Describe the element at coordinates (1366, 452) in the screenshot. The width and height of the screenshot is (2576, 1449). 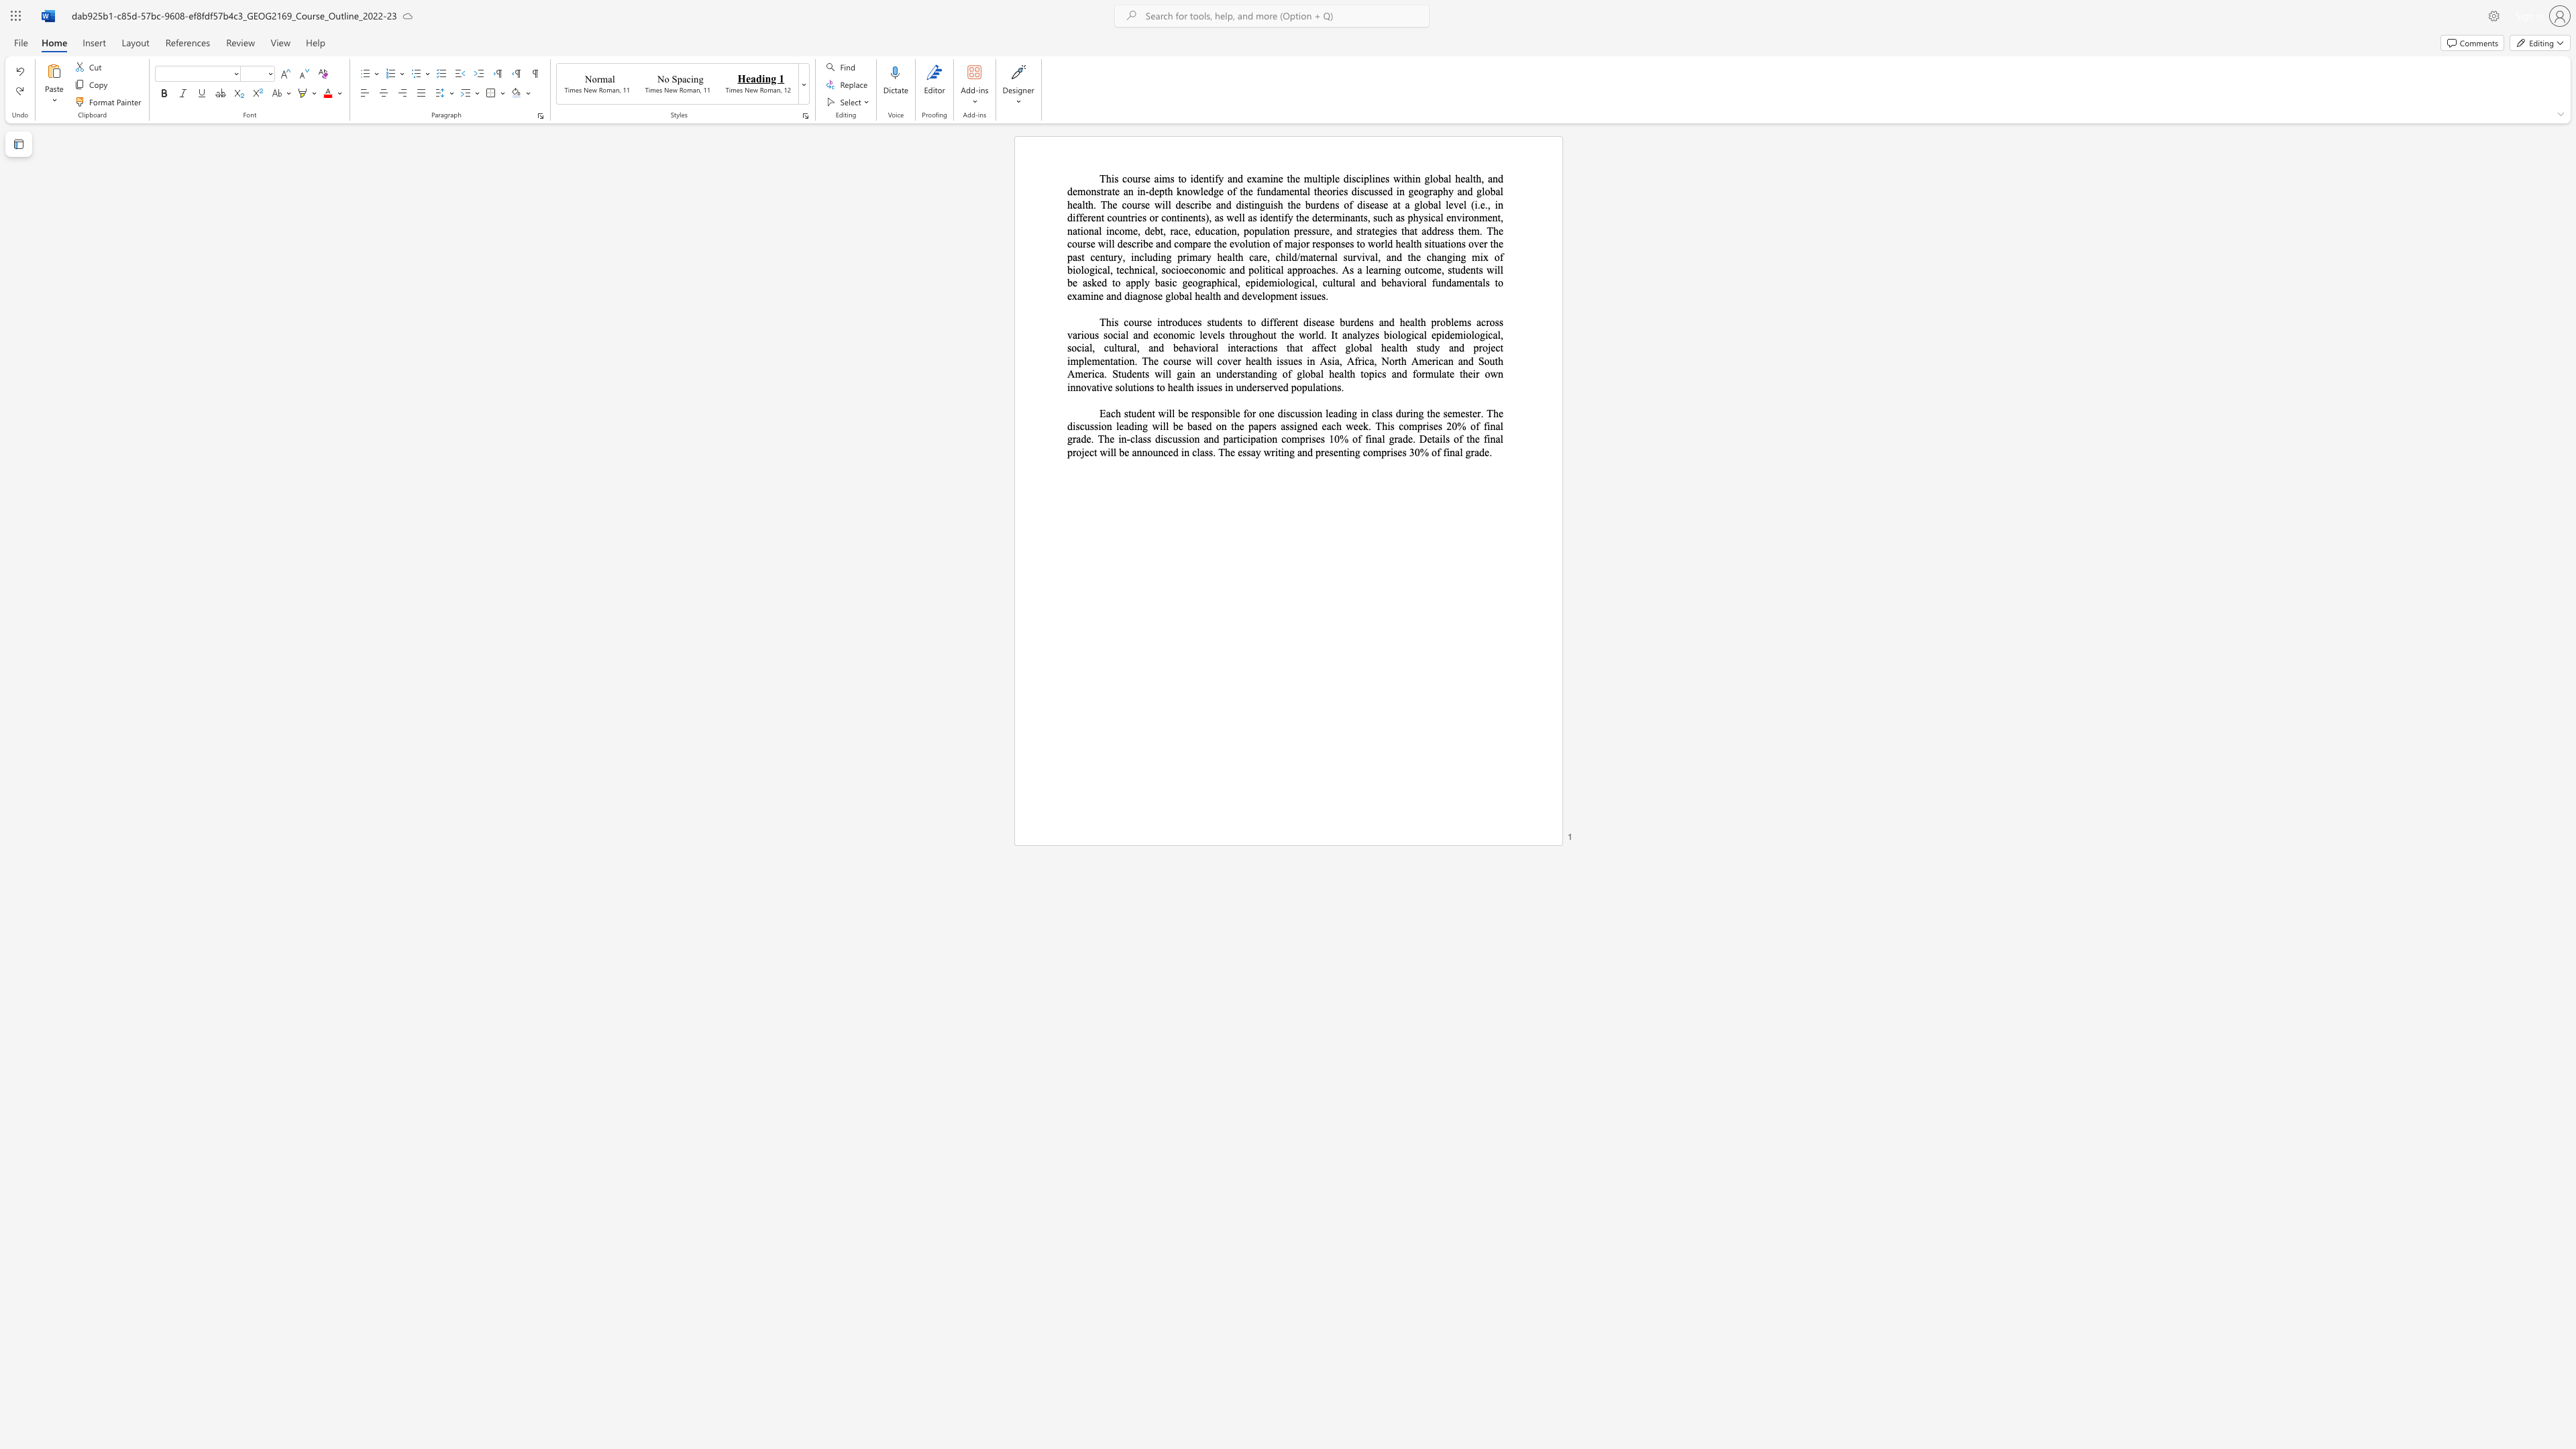
I see `the subset text "omprises 30% of final" within the text "project will be announced in class. The essay writing and presenting comprises 30% of final grade."` at that location.